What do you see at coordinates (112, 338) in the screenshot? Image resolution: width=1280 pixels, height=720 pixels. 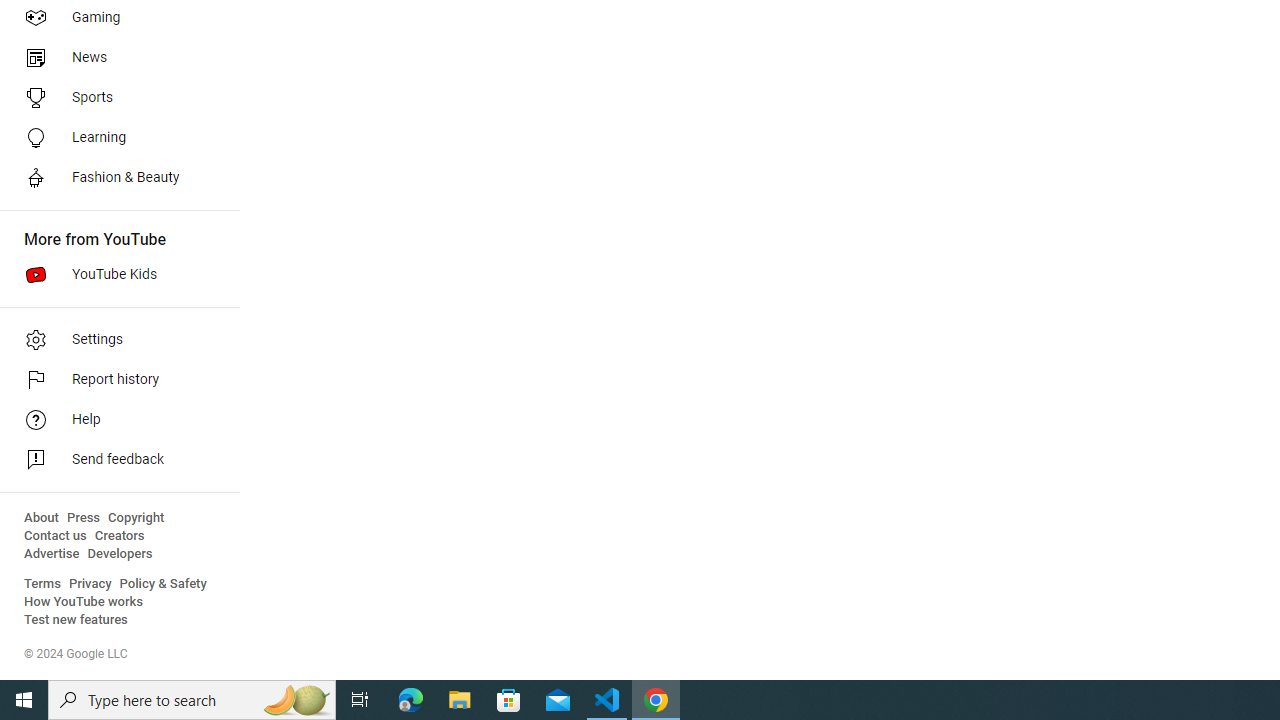 I see `'Settings'` at bounding box center [112, 338].